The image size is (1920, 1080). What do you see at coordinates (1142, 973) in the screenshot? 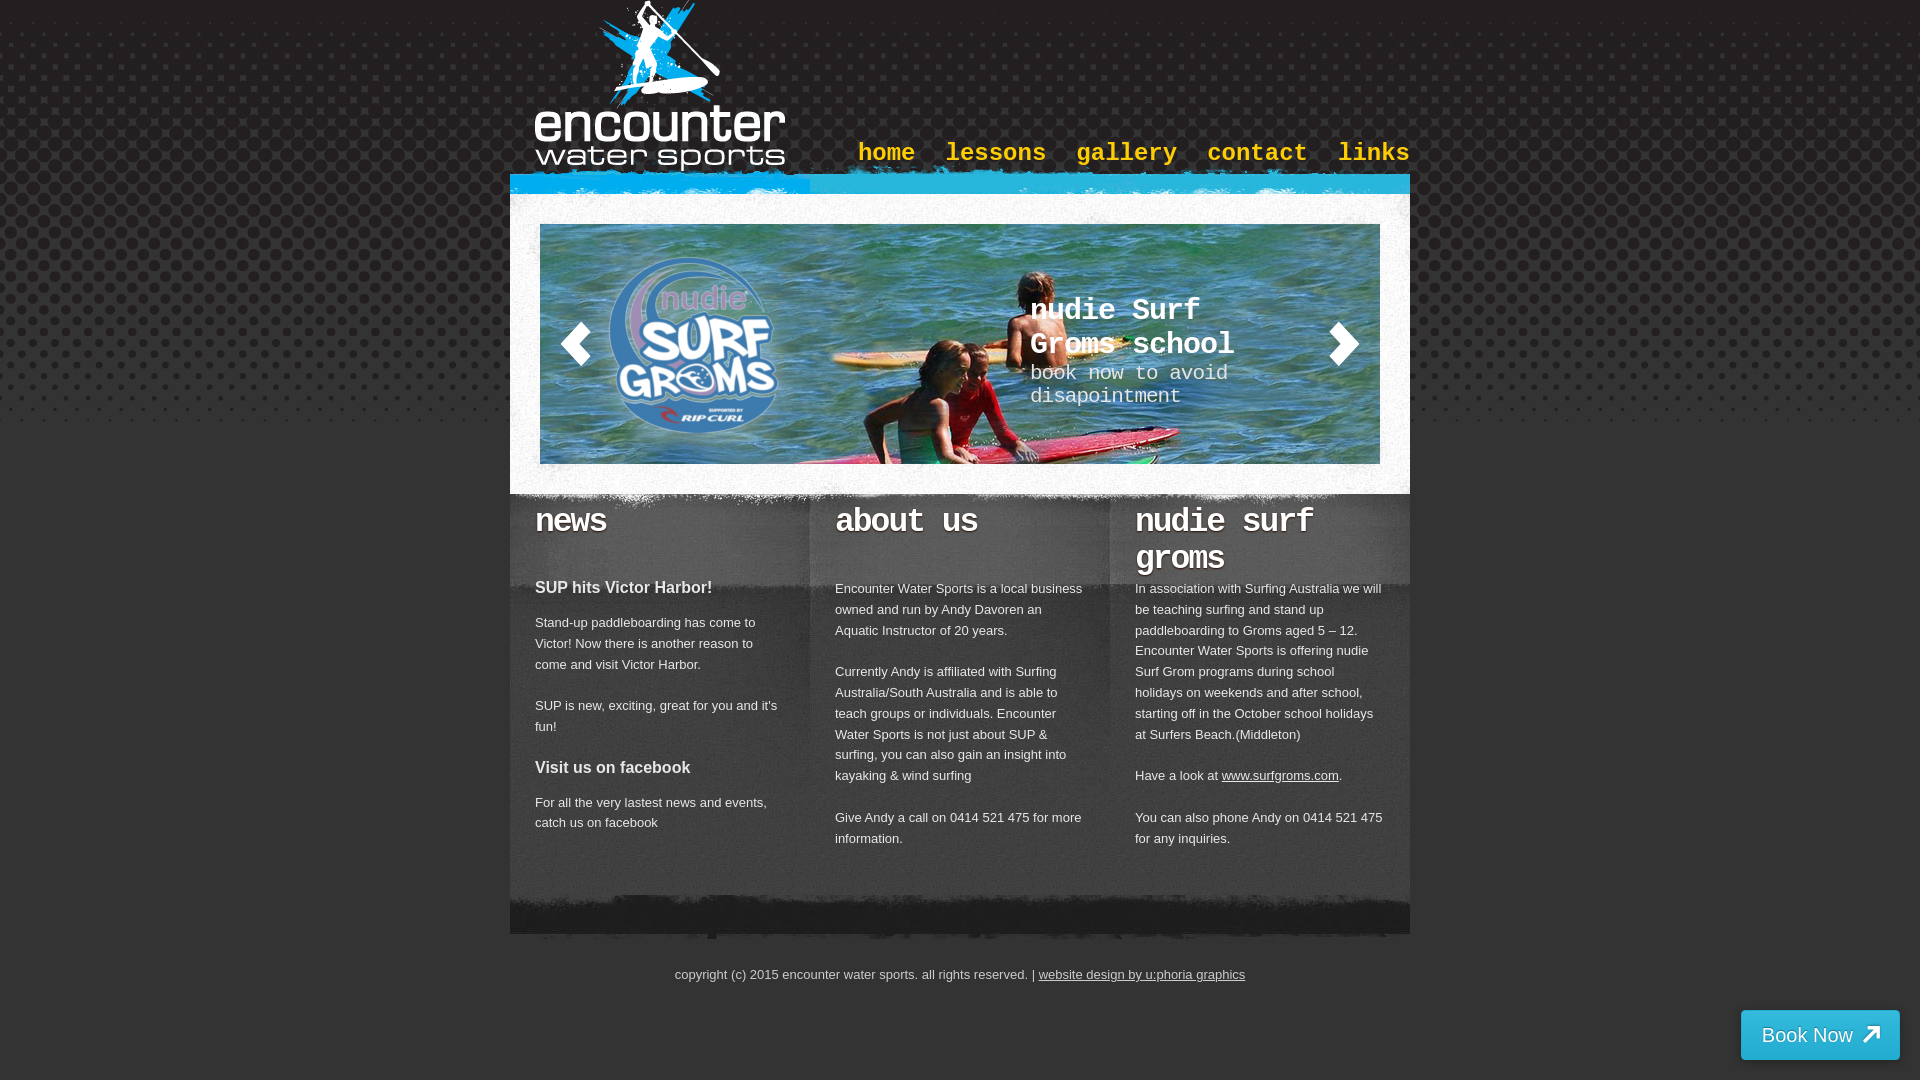
I see `'website design by u:phoria graphics'` at bounding box center [1142, 973].